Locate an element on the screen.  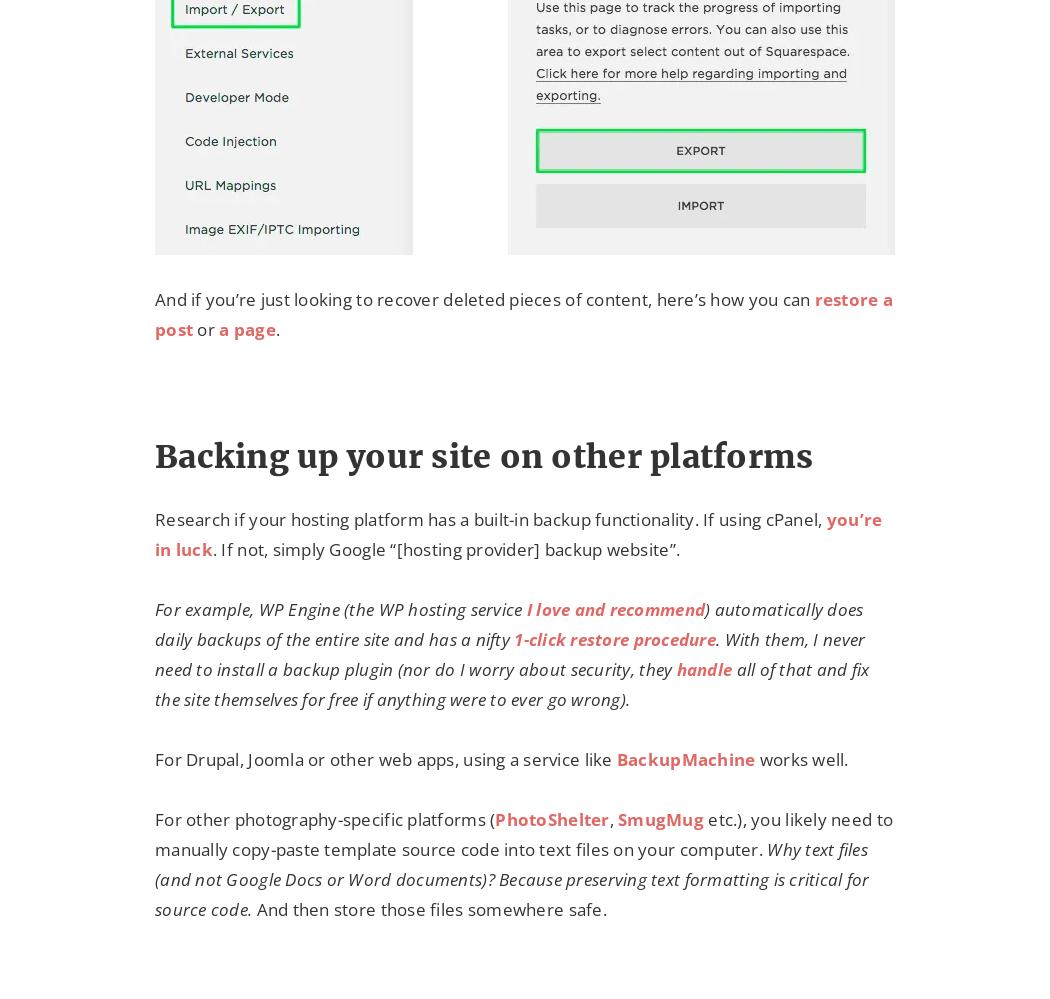
'PhotoShelter' is located at coordinates (551, 819).